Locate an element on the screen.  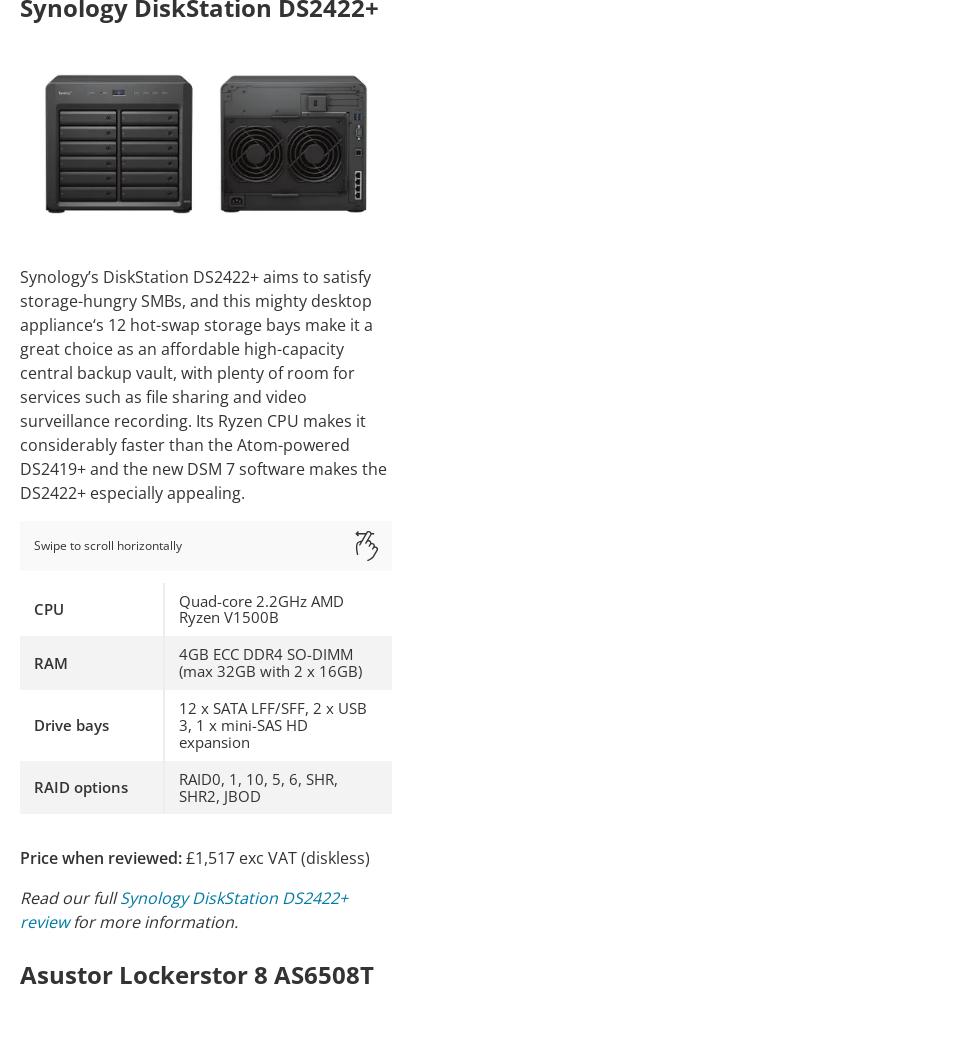
'Drive bays' is located at coordinates (71, 722).